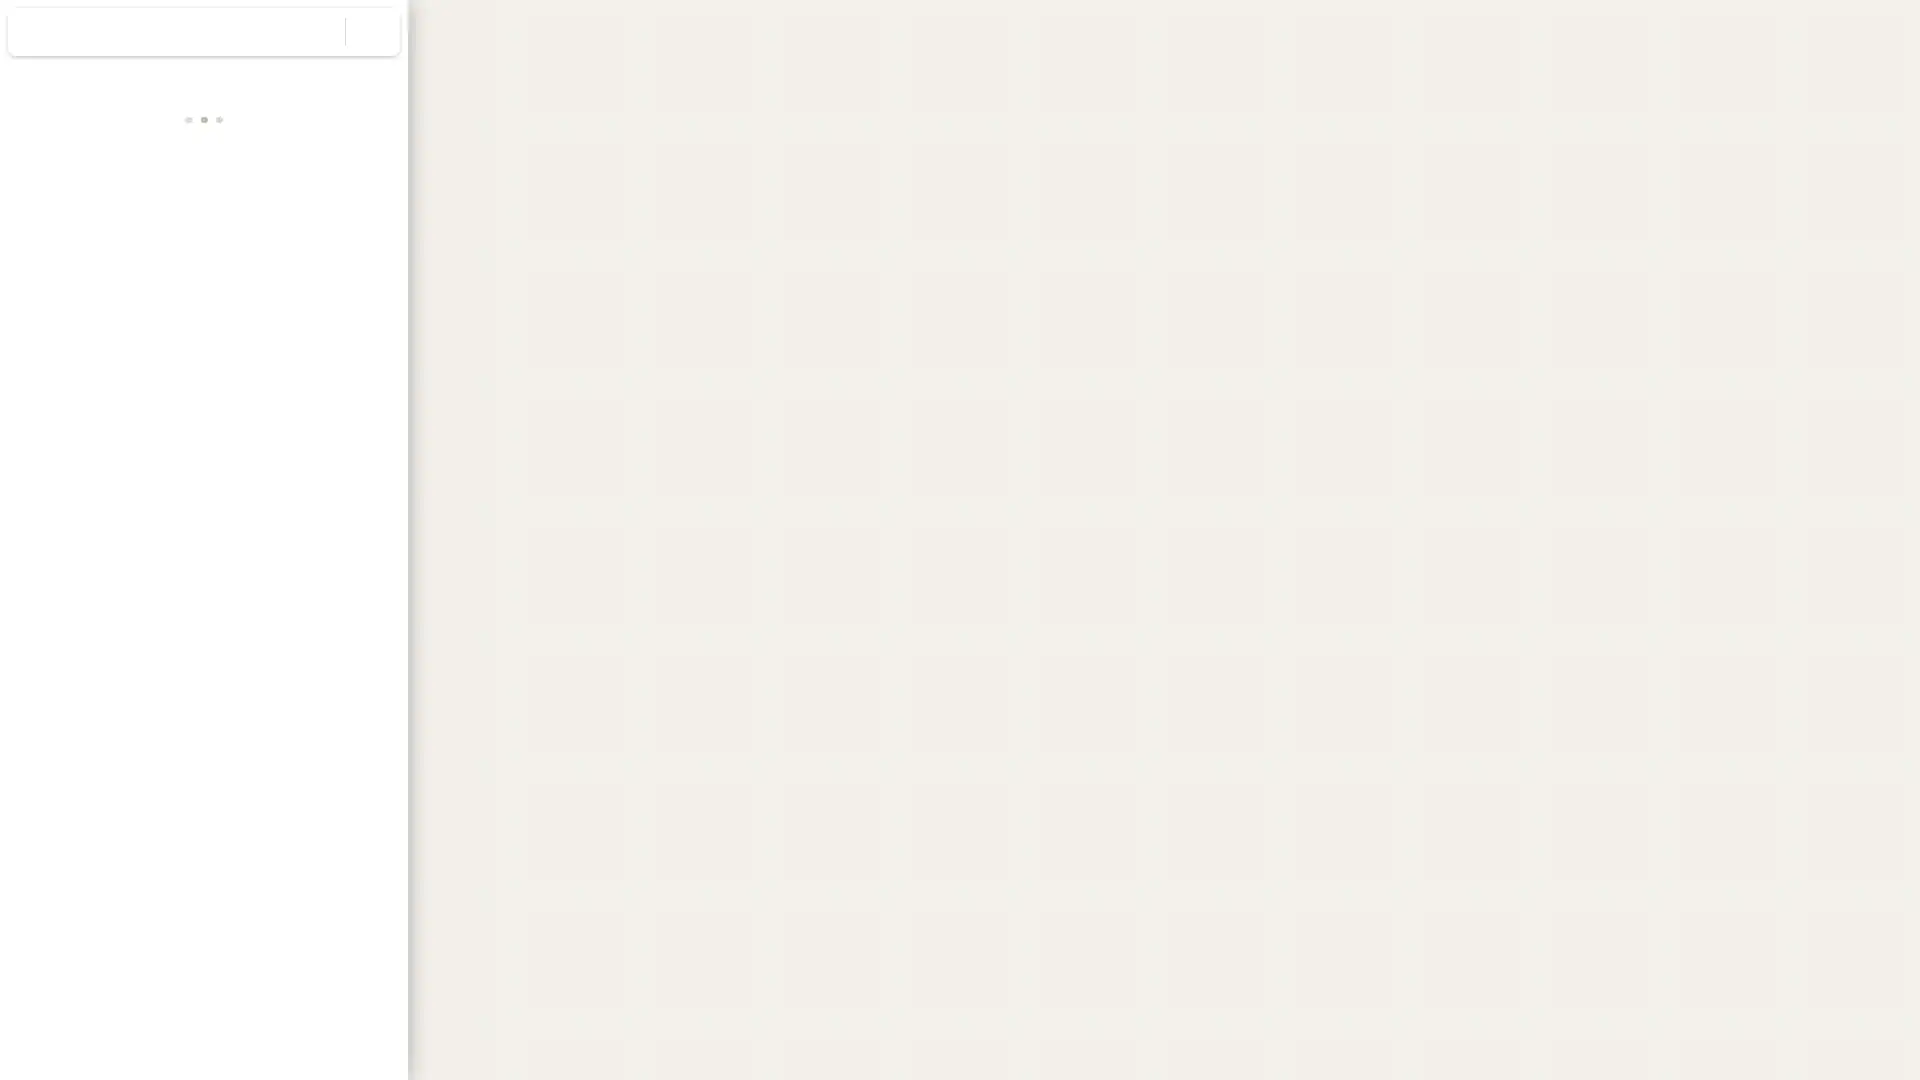  What do you see at coordinates (203, 381) in the screenshot?
I see `Search nearby Toronto` at bounding box center [203, 381].